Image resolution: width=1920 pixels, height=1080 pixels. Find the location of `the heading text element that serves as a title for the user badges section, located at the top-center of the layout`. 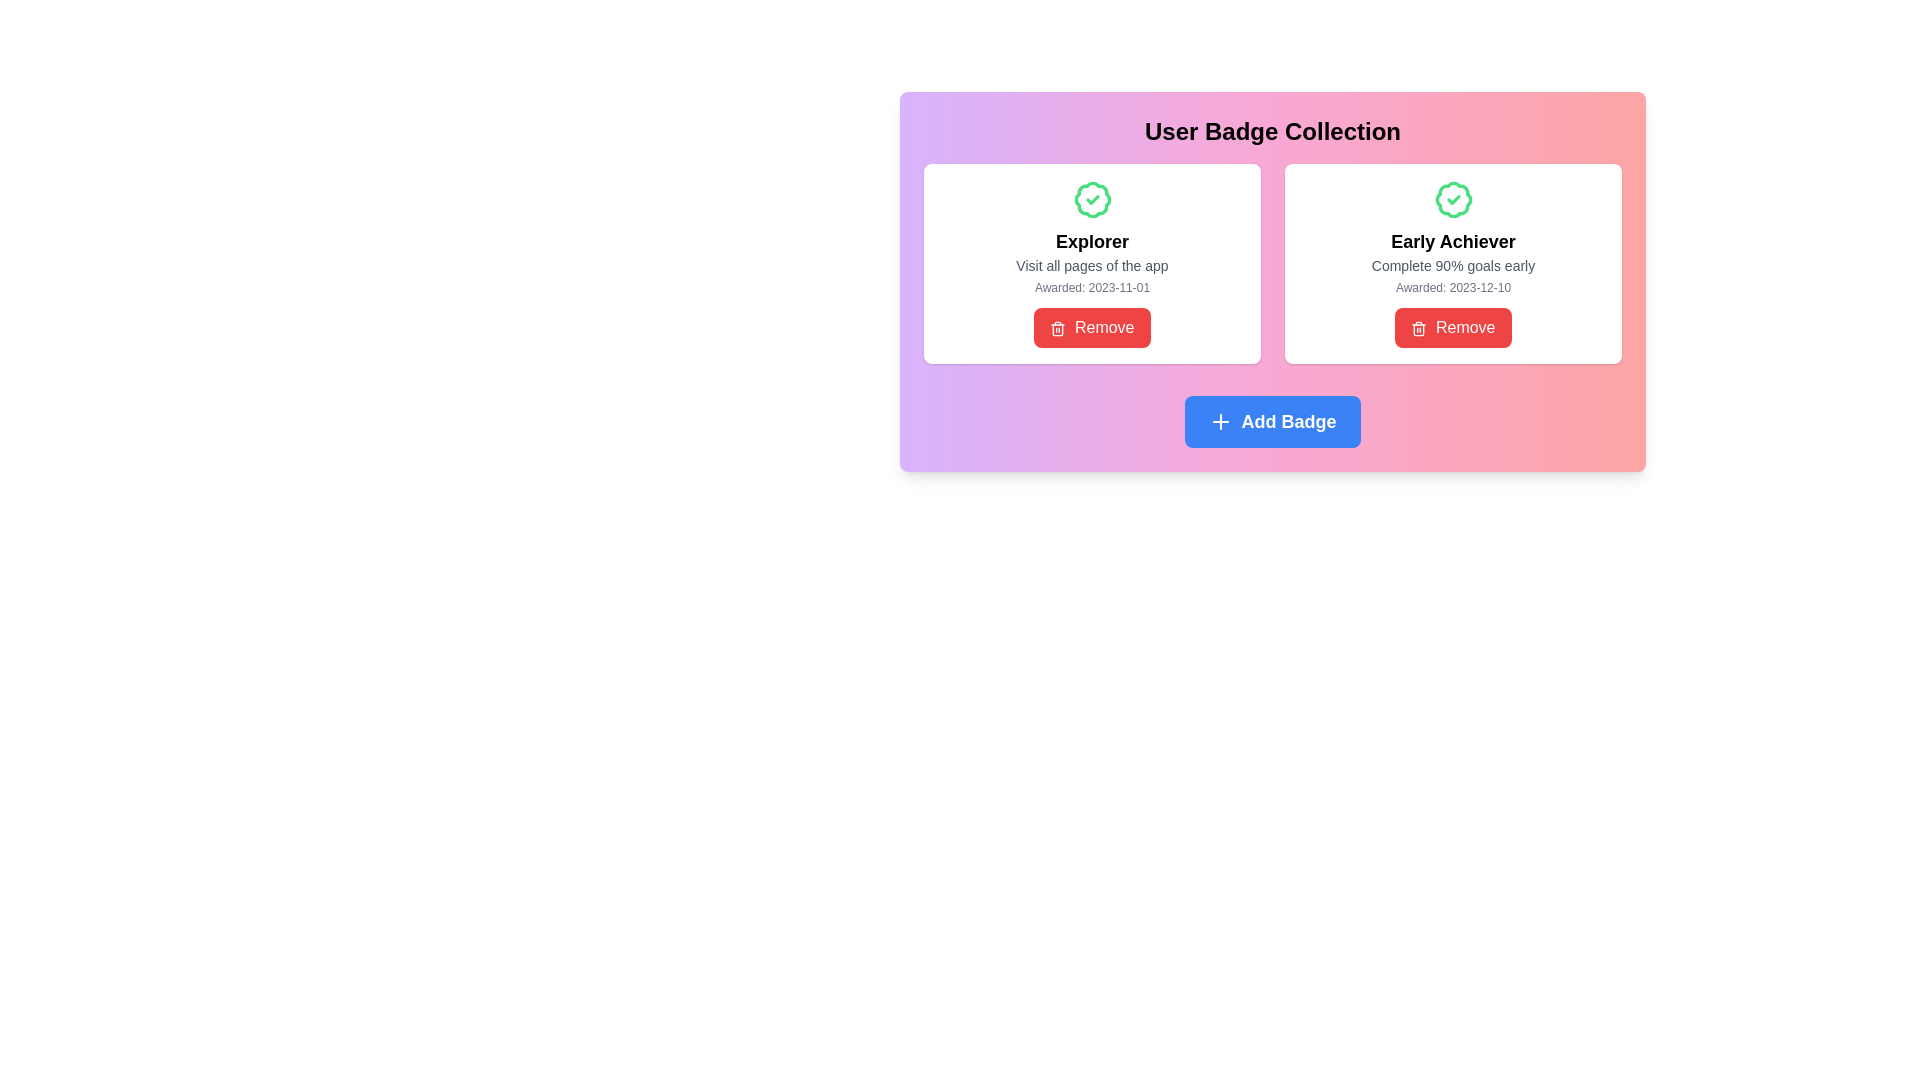

the heading text element that serves as a title for the user badges section, located at the top-center of the layout is located at coordinates (1271, 131).